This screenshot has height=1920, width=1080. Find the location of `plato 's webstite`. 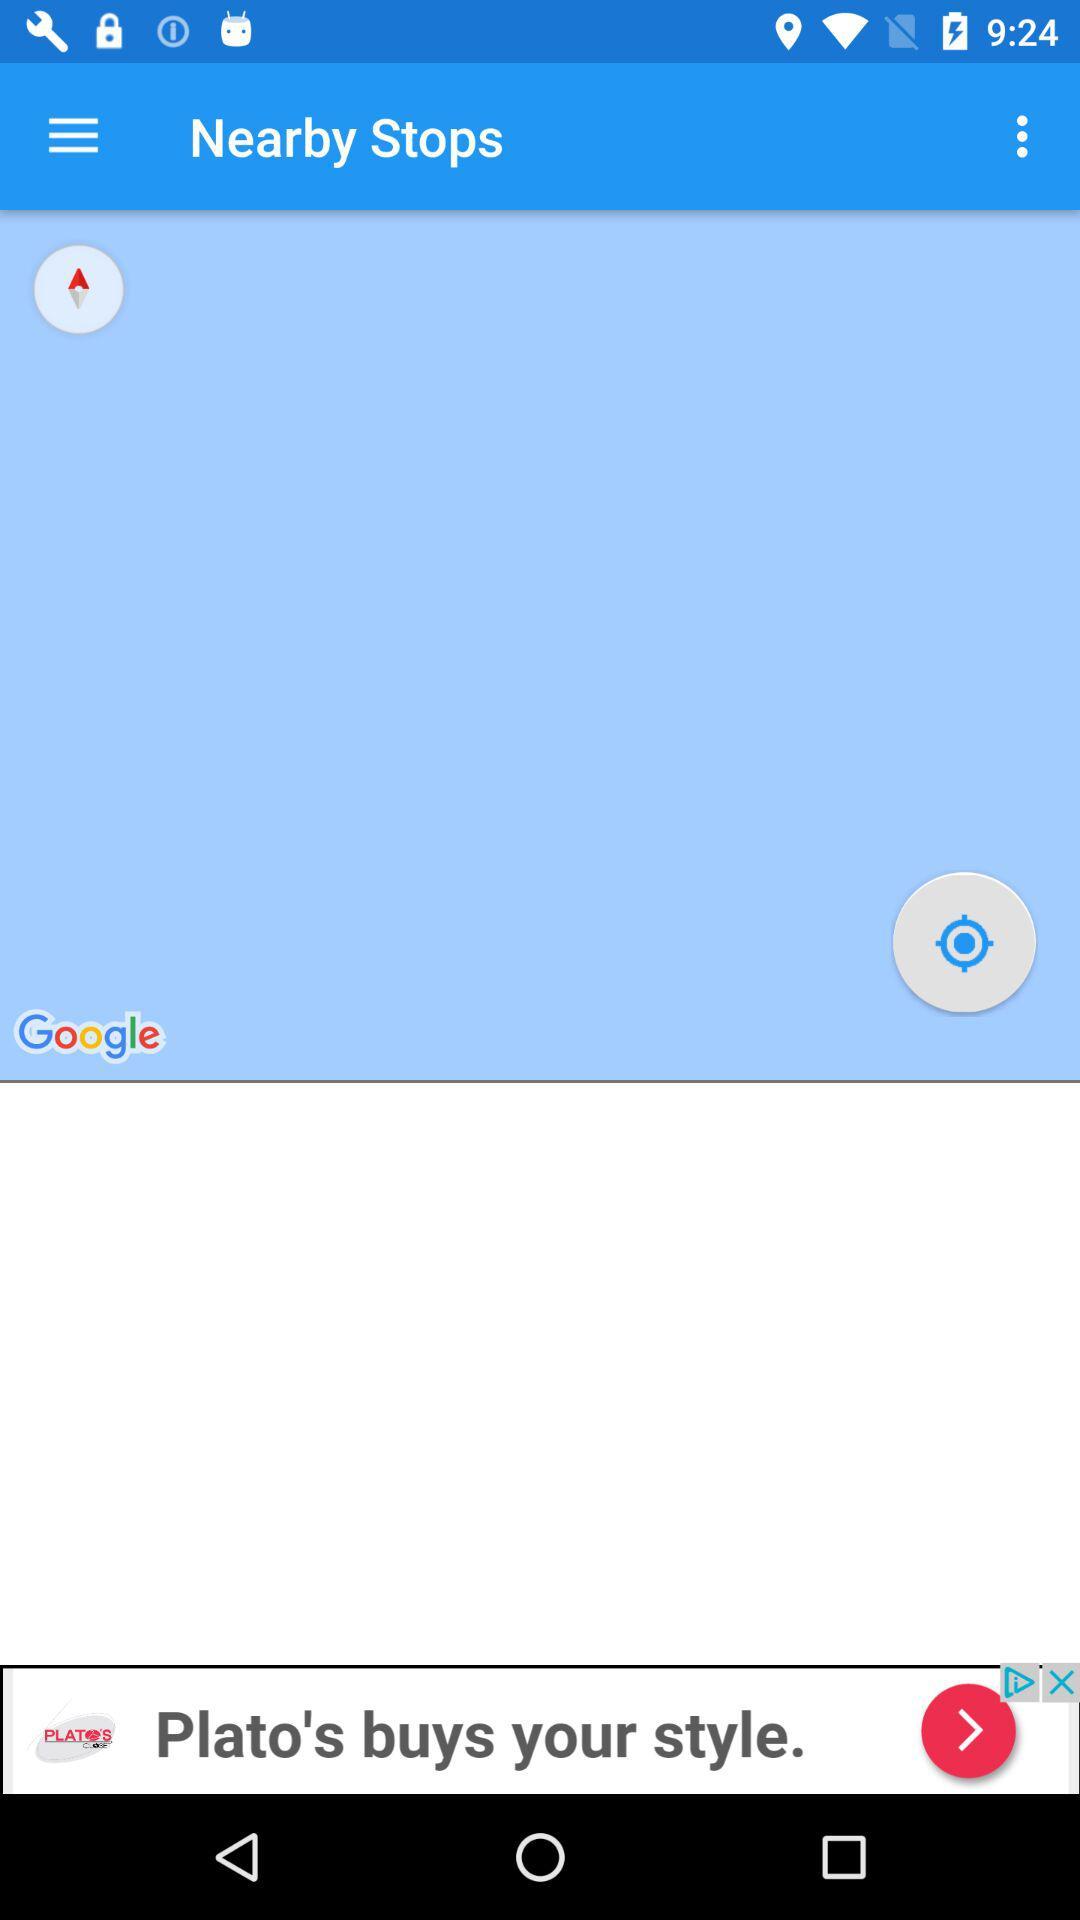

plato 's webstite is located at coordinates (540, 1727).